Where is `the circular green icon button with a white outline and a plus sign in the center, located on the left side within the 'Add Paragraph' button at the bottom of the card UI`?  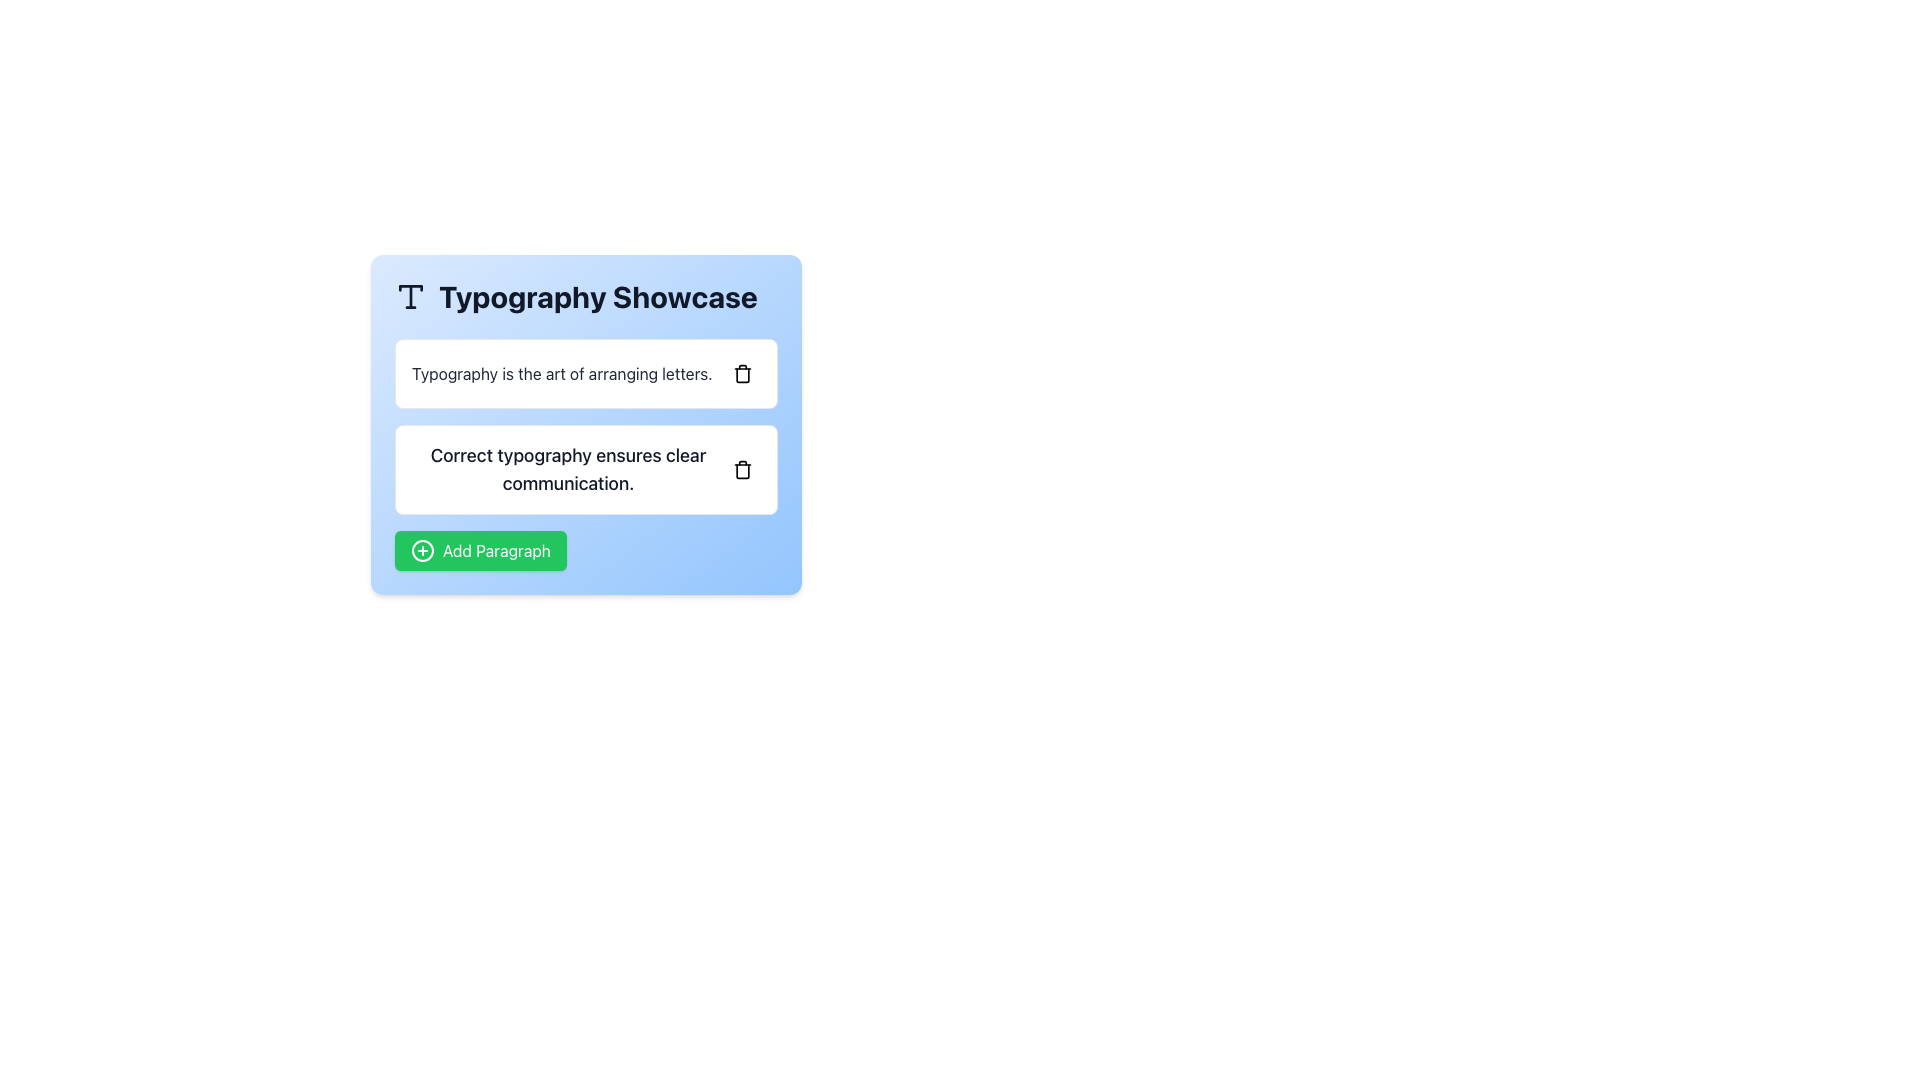
the circular green icon button with a white outline and a plus sign in the center, located on the left side within the 'Add Paragraph' button at the bottom of the card UI is located at coordinates (421, 551).